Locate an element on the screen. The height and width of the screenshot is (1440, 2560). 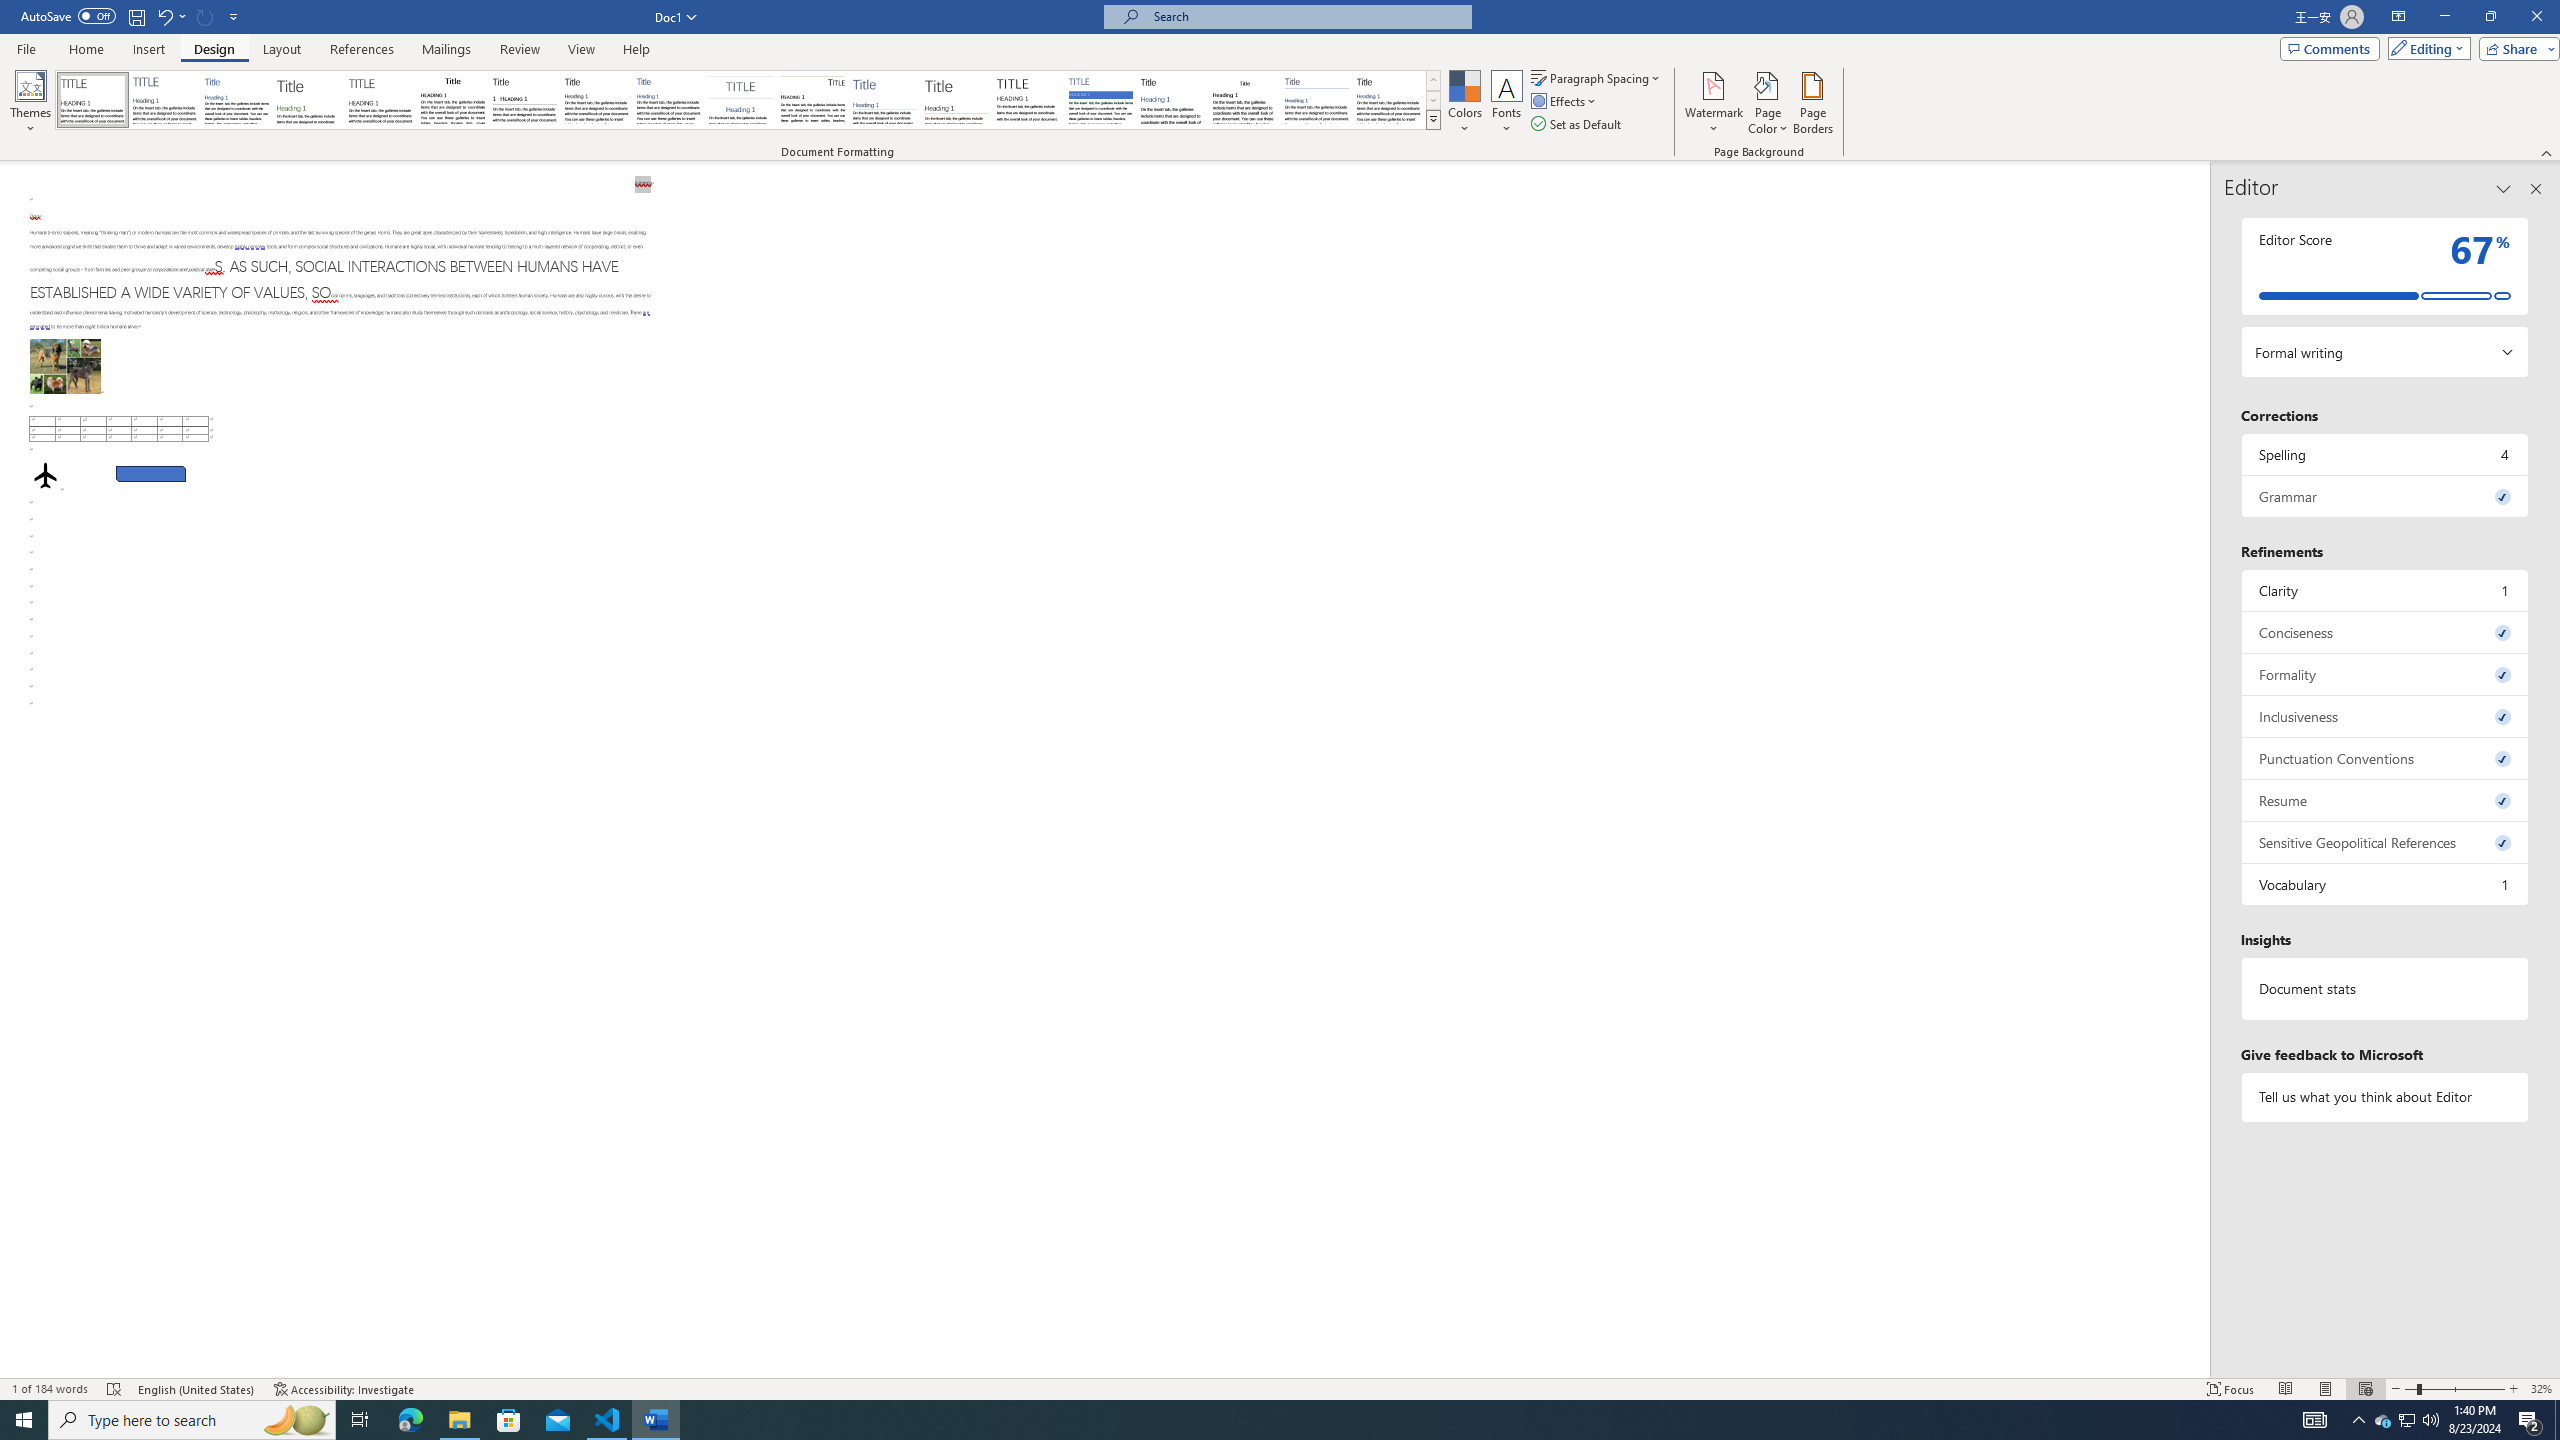
'Lines (Stylish)' is located at coordinates (957, 99).